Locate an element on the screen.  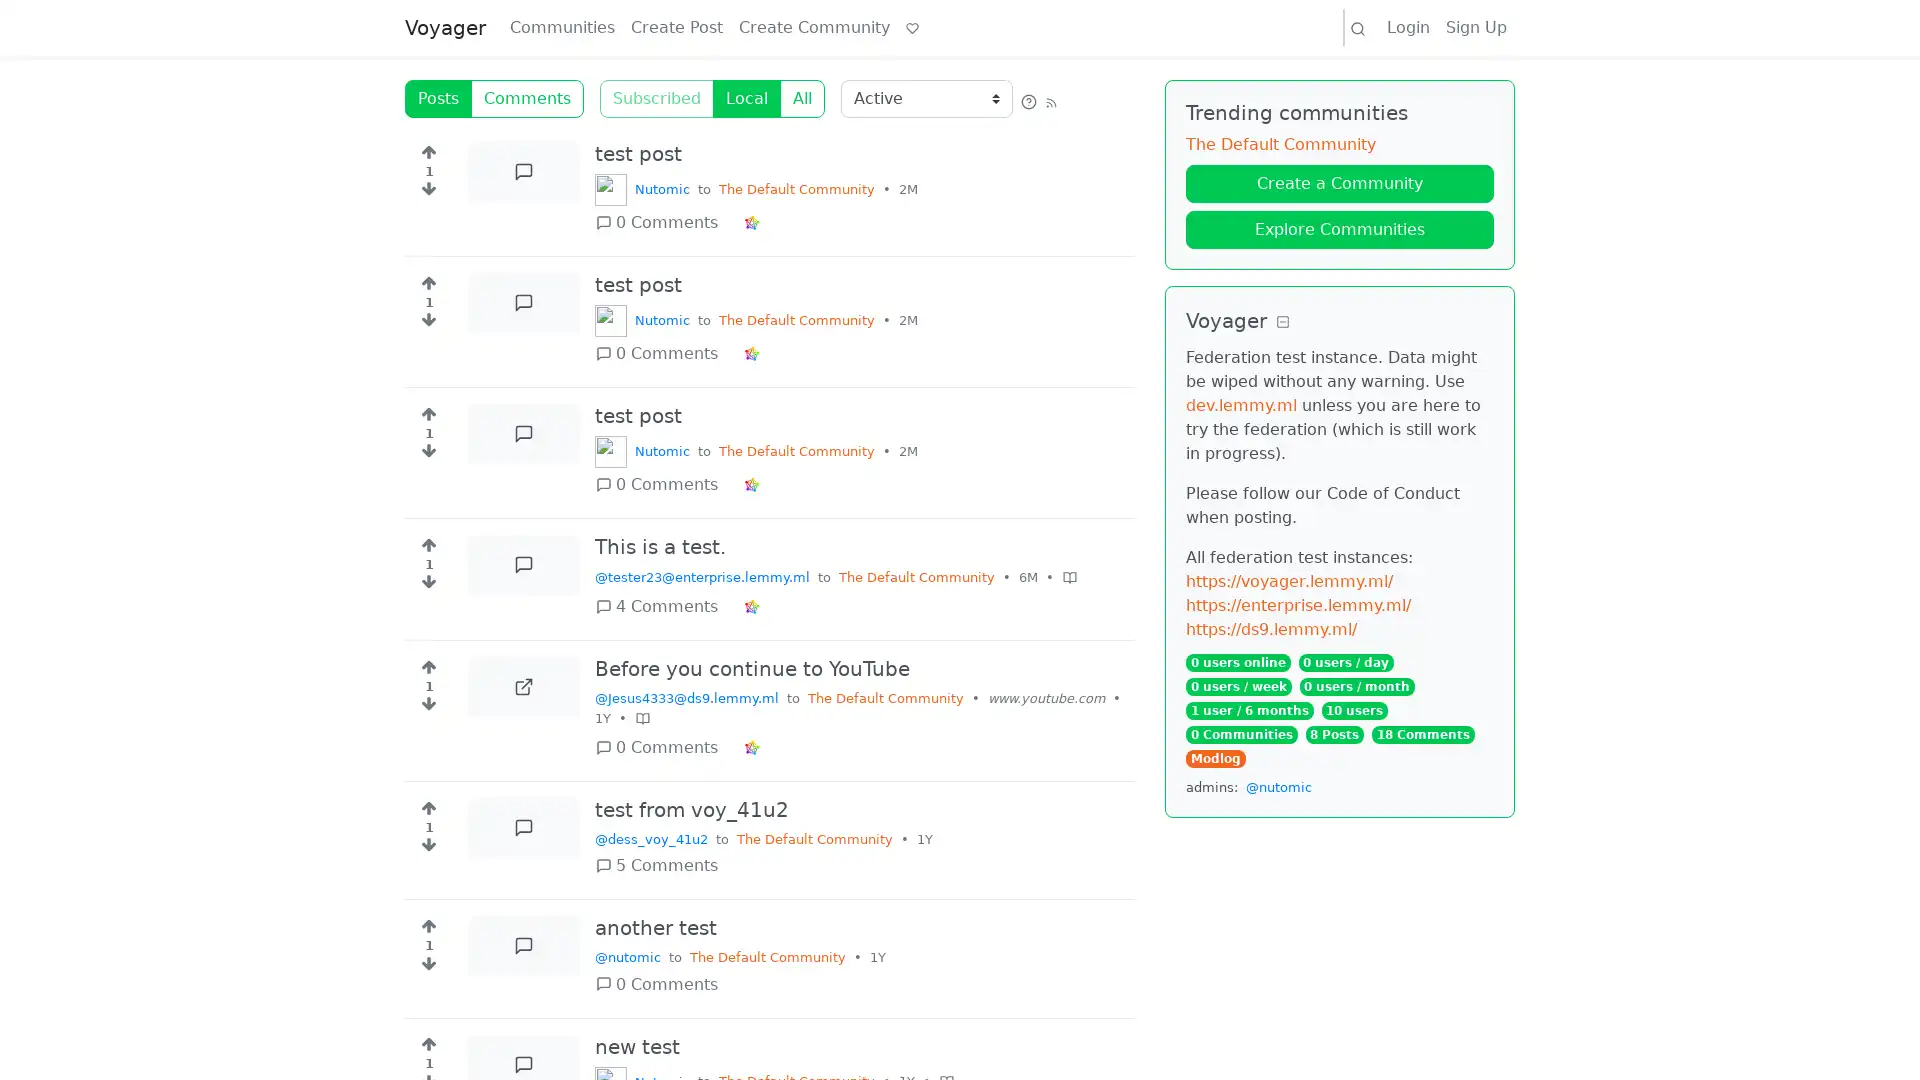
0 Comments is located at coordinates (662, 982).